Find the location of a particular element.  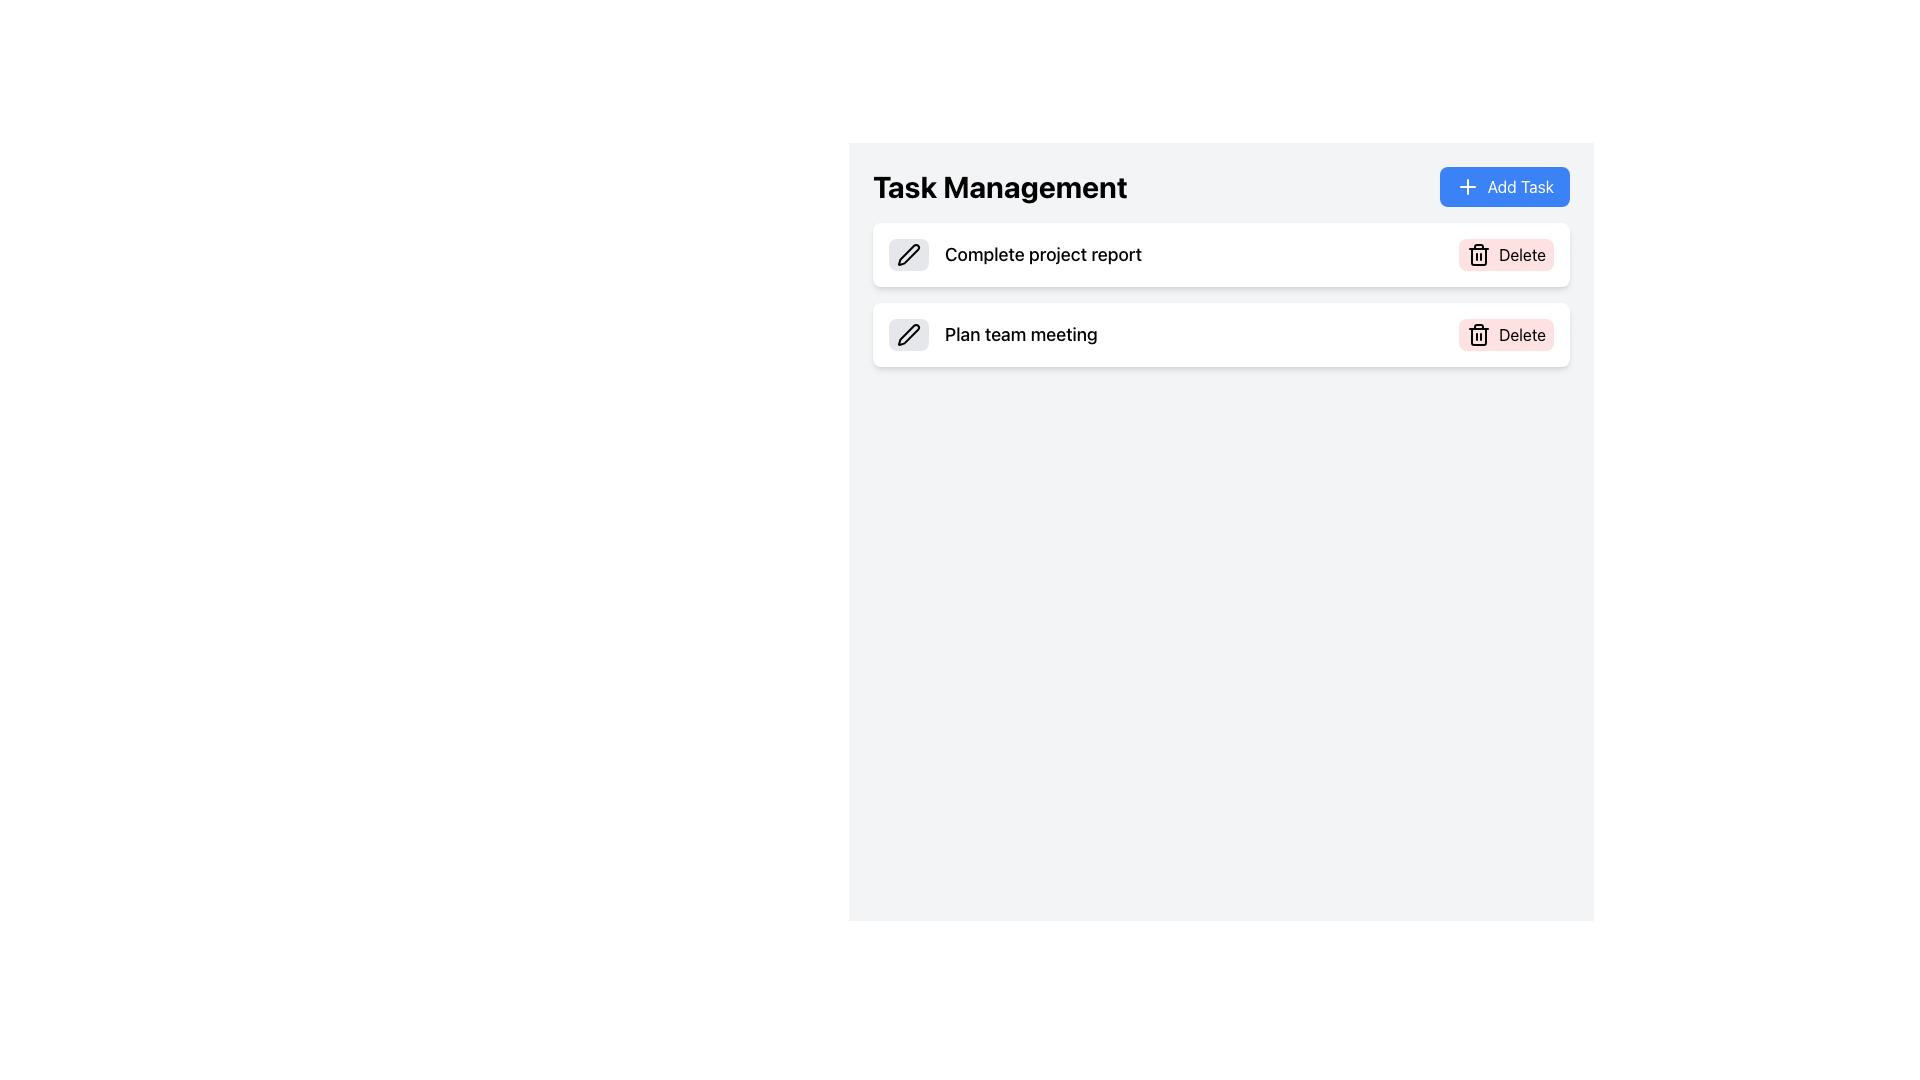

the trash bin icon within the 'Delete' button in the 'Task Management' interface, which is styled with a minimalist outline design and located on the right side of the task description is located at coordinates (1479, 334).